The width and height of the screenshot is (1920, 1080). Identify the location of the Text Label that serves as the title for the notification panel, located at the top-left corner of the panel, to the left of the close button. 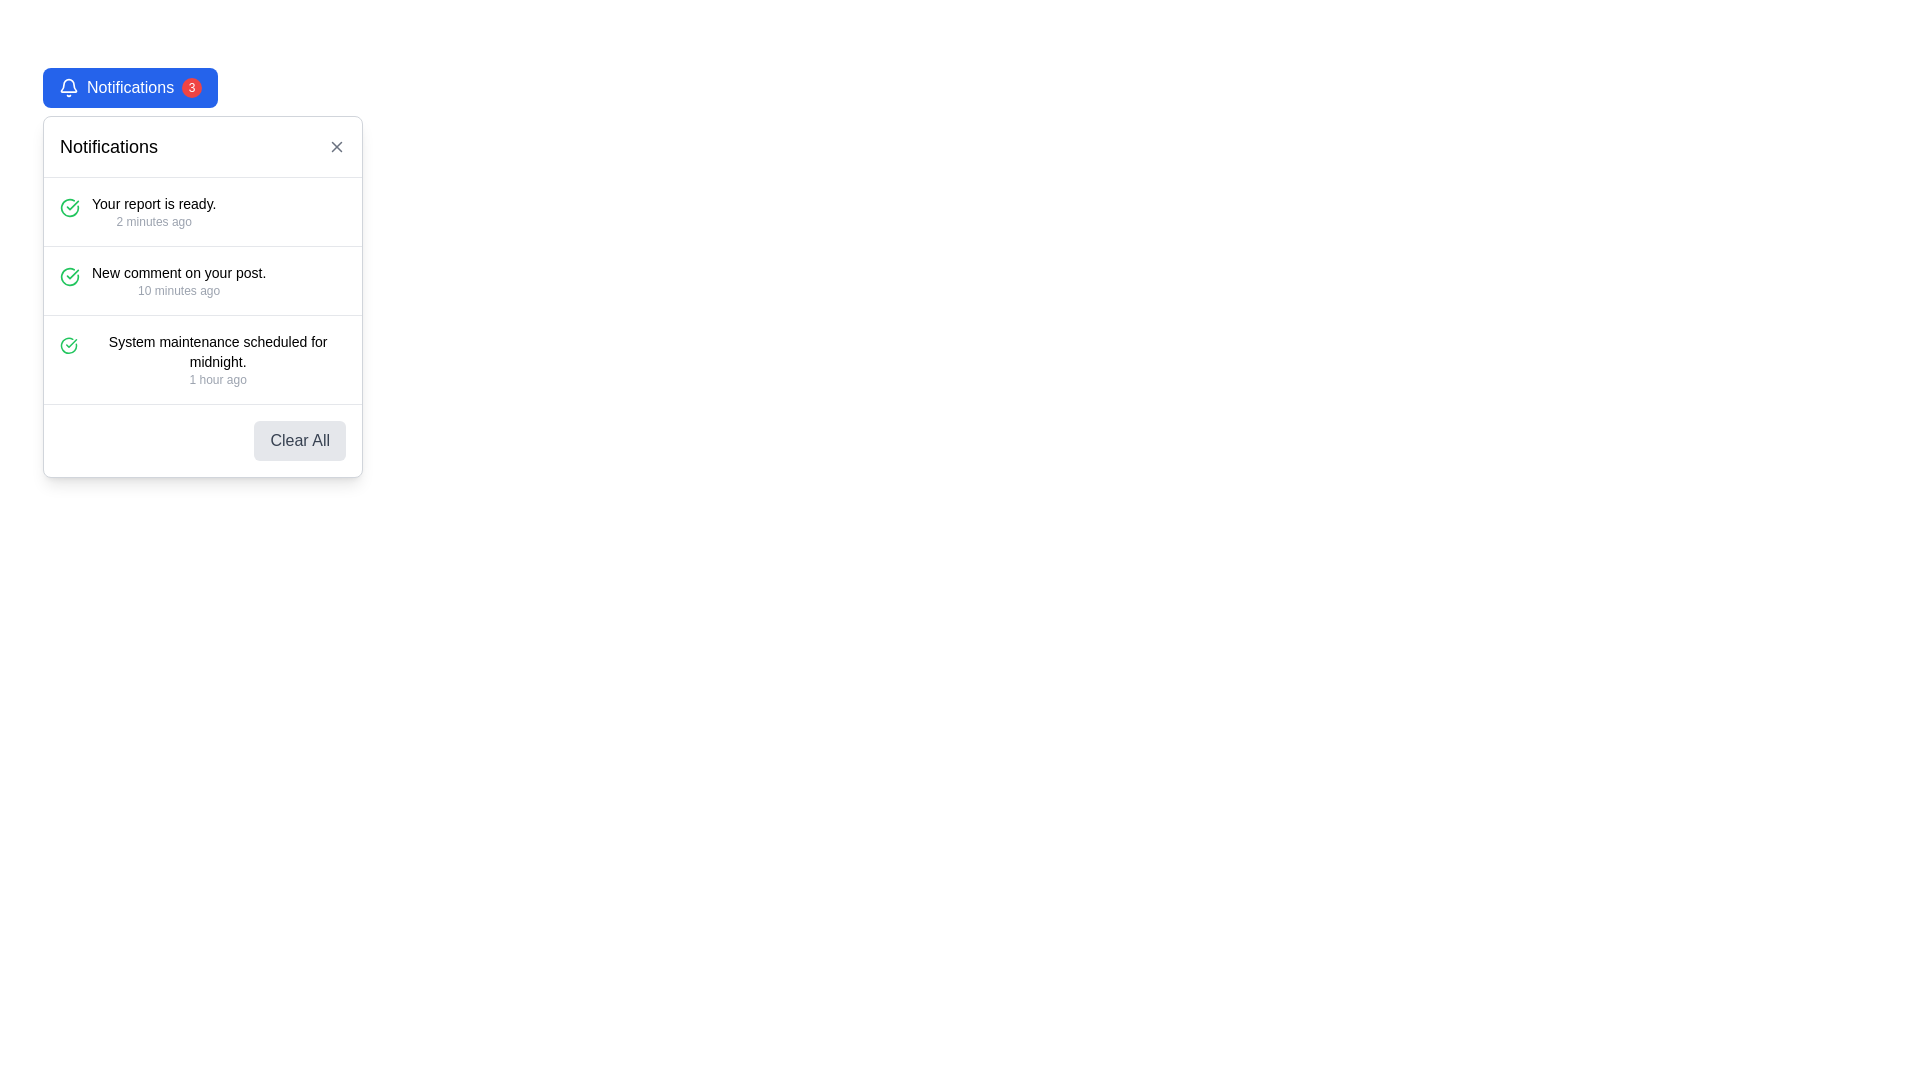
(108, 145).